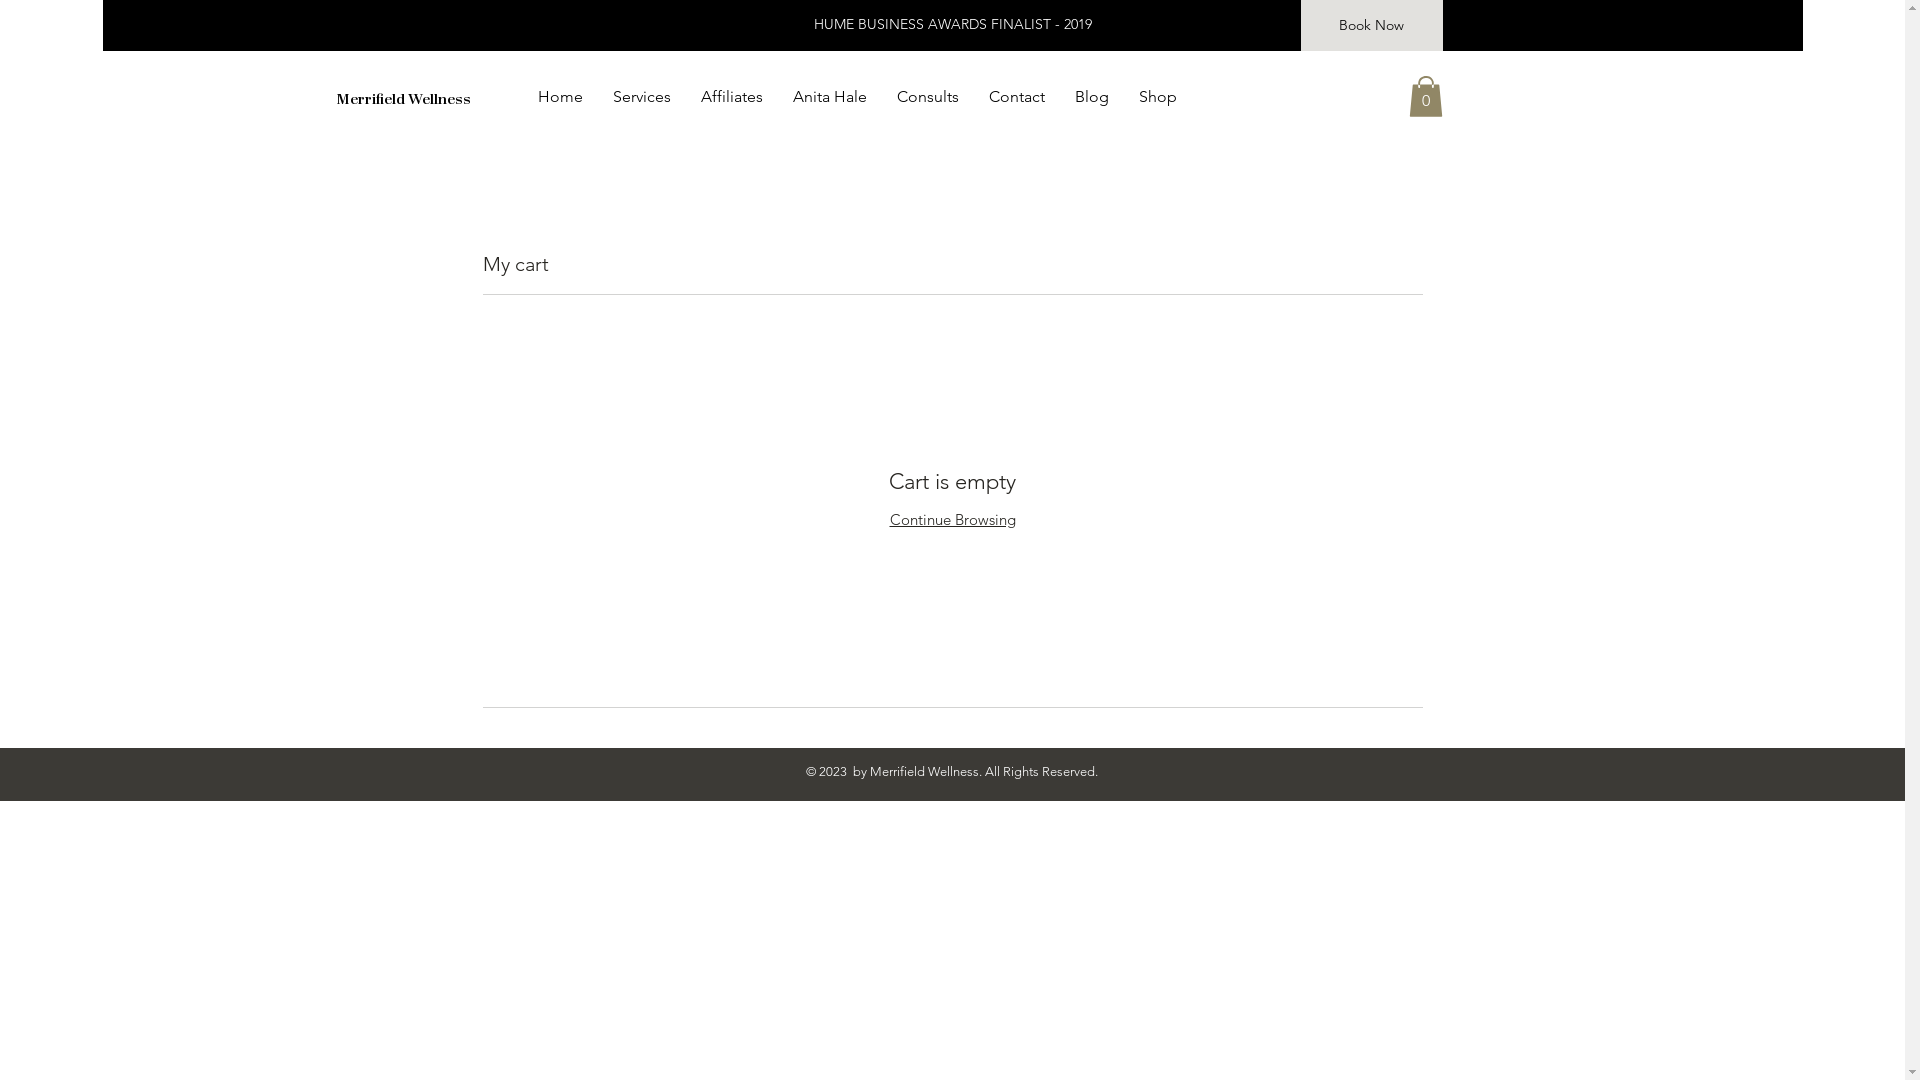  What do you see at coordinates (888, 518) in the screenshot?
I see `'Continue Browsing'` at bounding box center [888, 518].